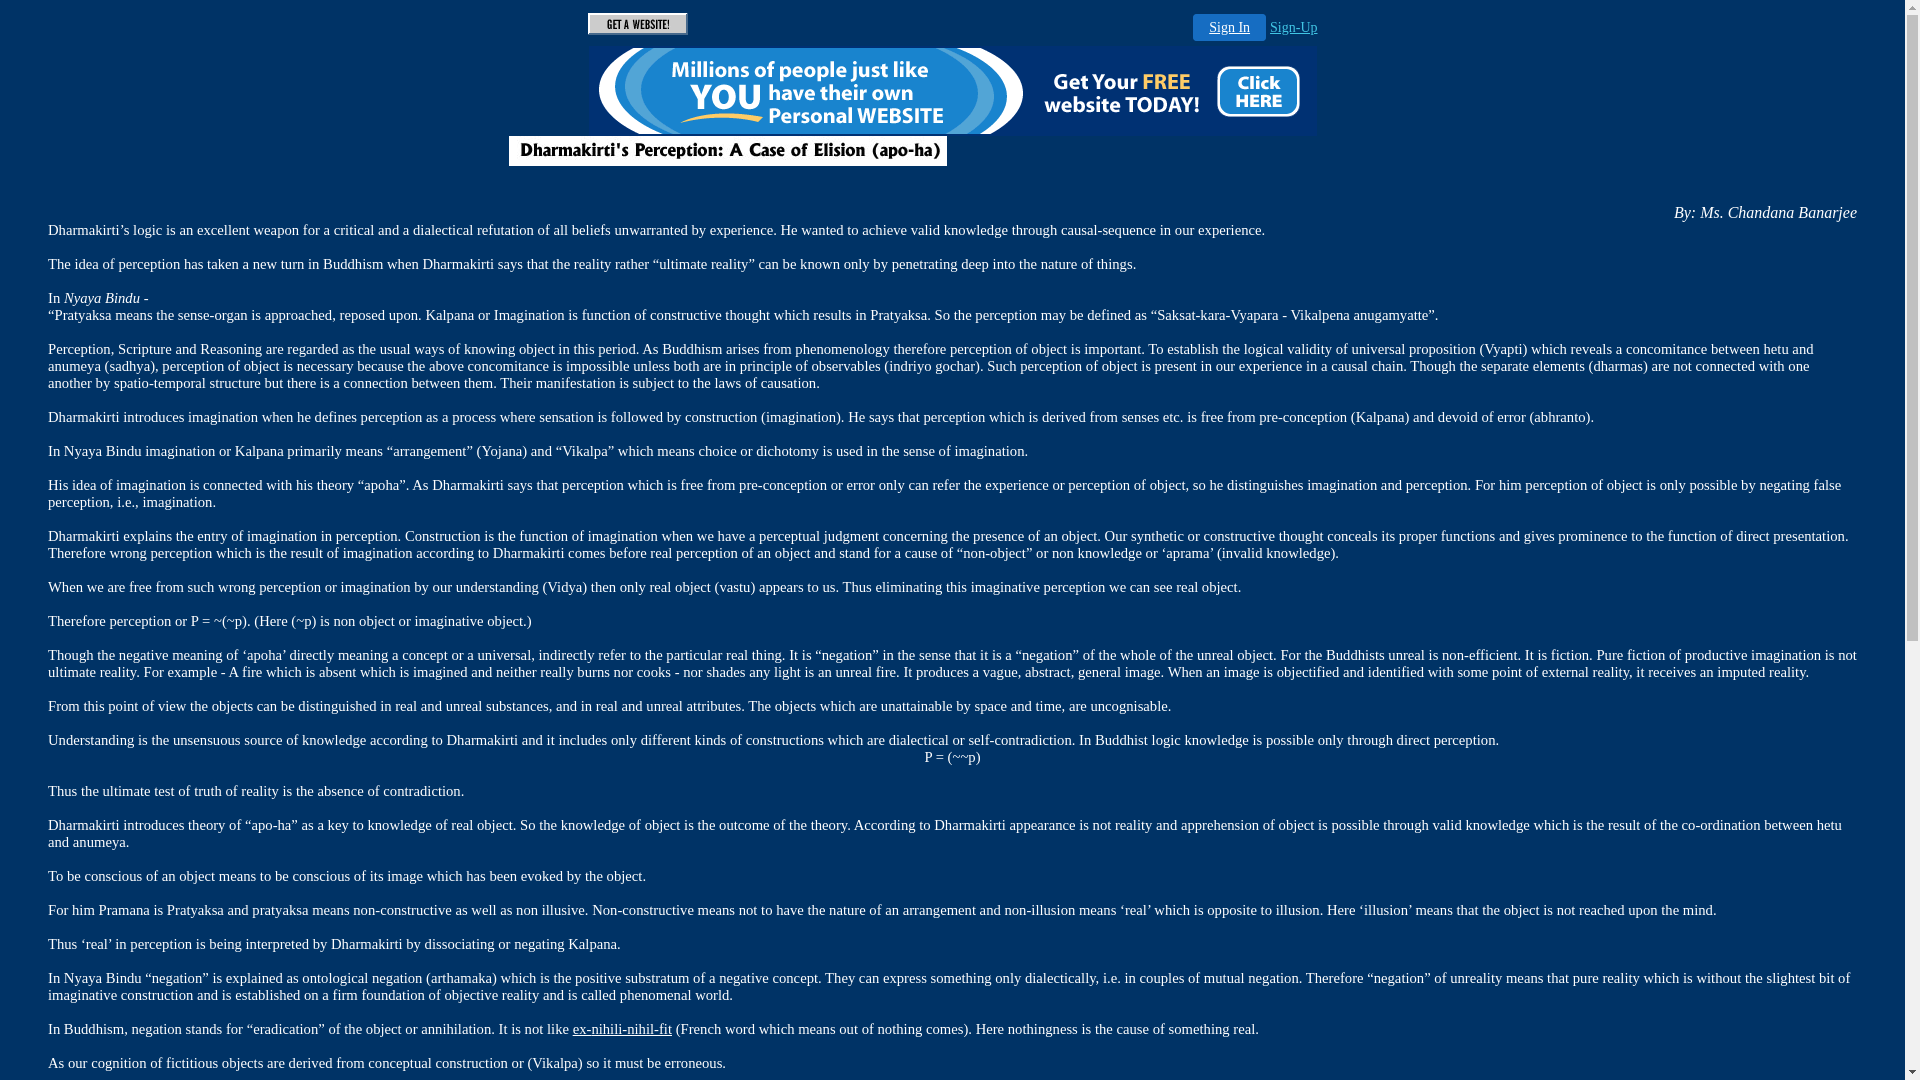 This screenshot has height=1080, width=1920. I want to click on 'Sign-Up', so click(1293, 27).